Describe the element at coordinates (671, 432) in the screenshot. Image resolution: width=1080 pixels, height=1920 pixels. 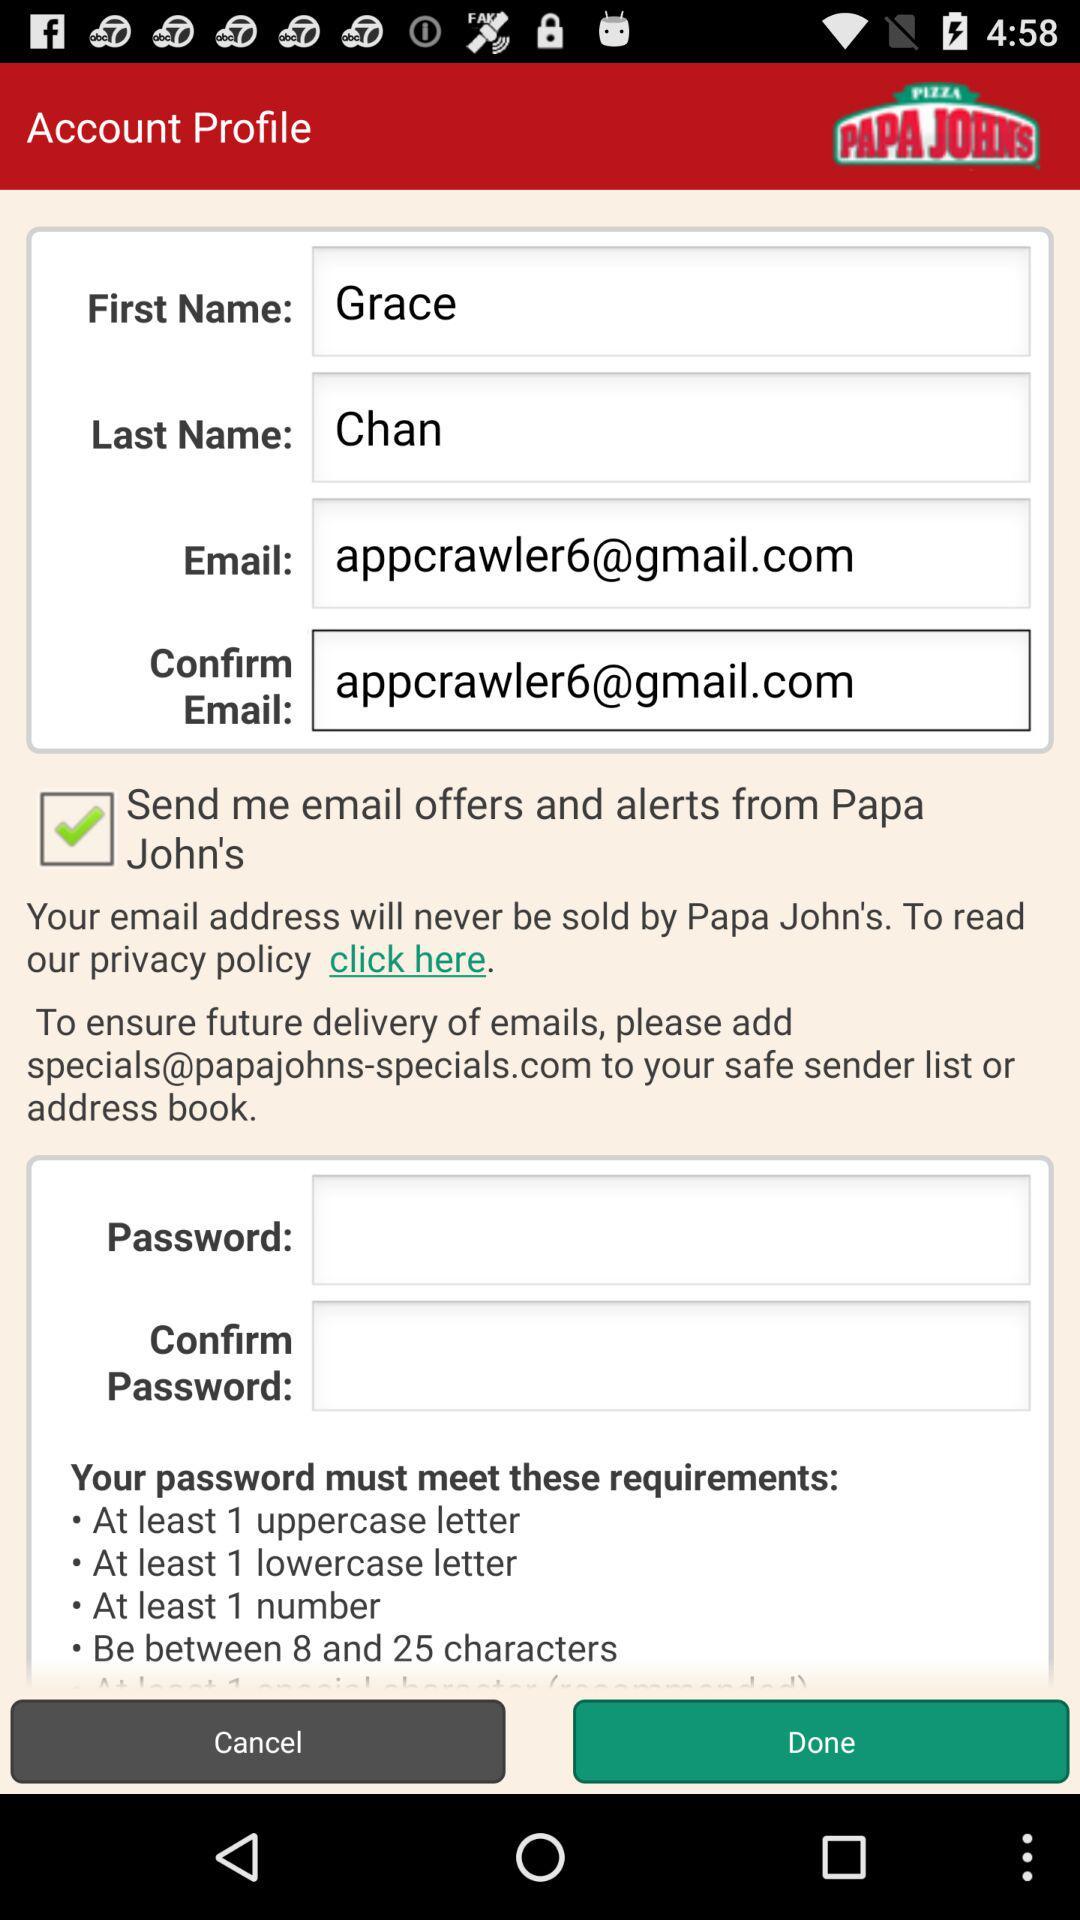
I see `the chan icon` at that location.